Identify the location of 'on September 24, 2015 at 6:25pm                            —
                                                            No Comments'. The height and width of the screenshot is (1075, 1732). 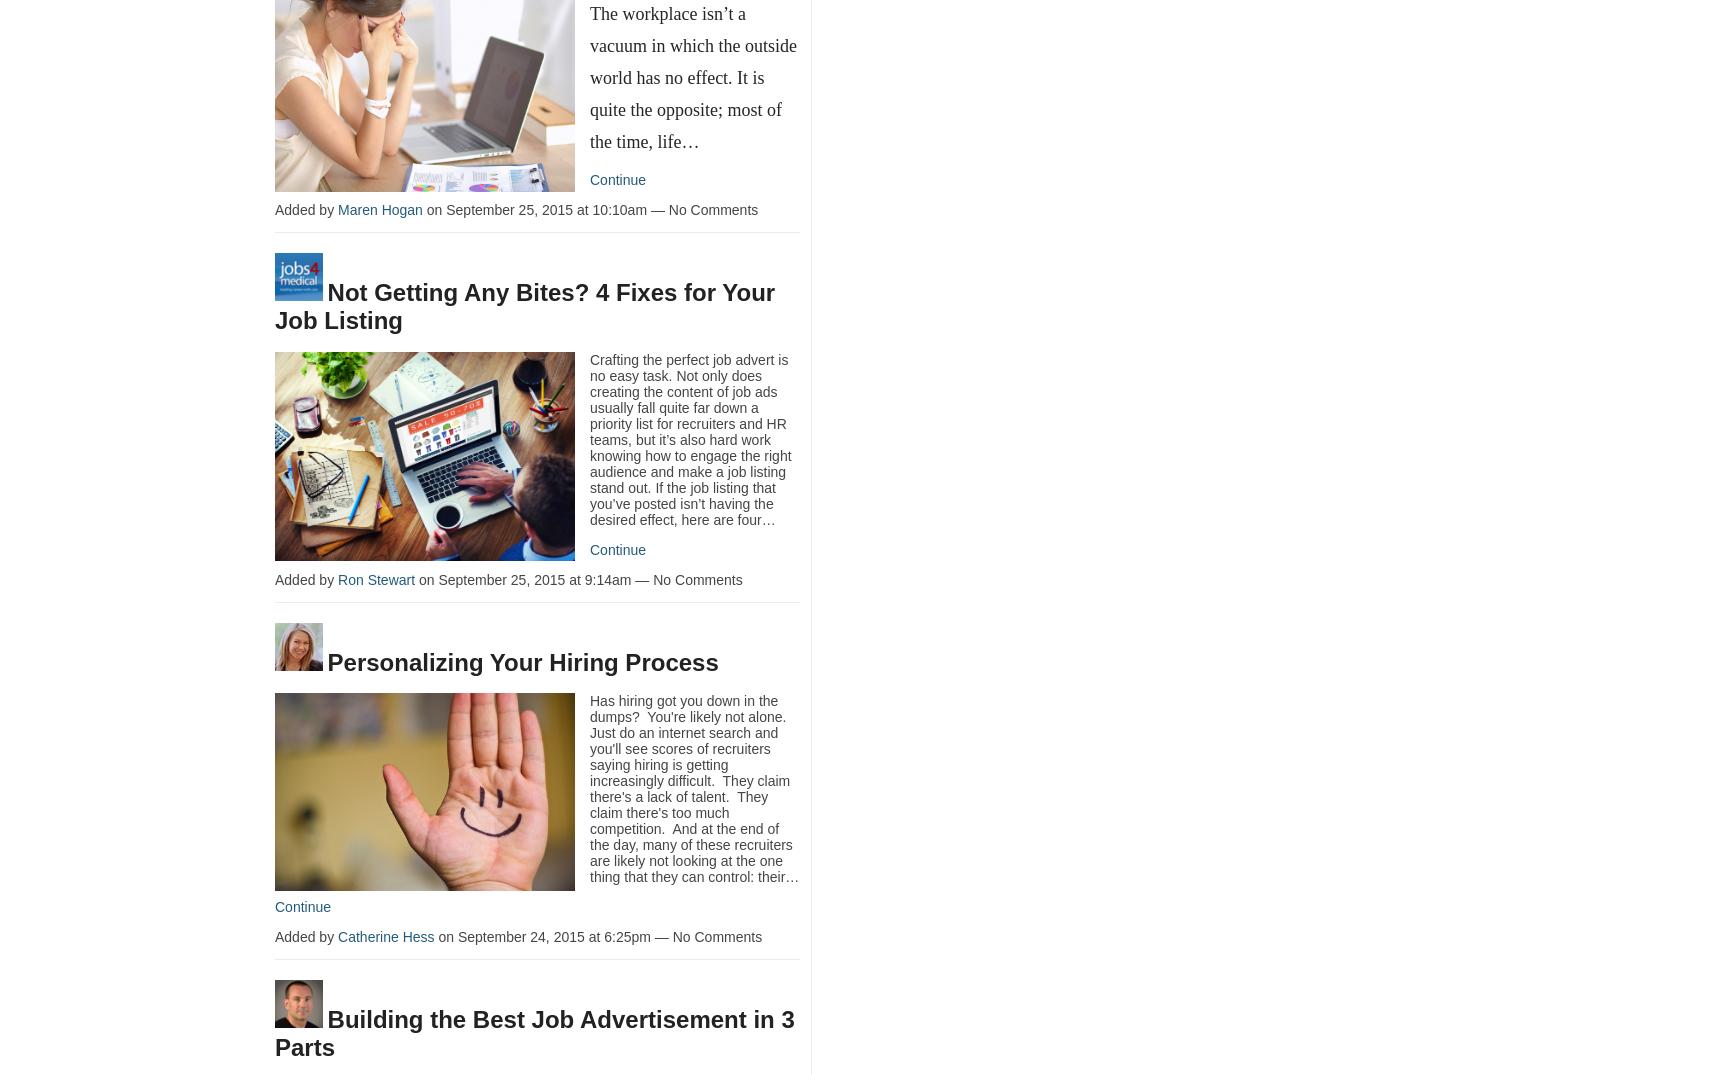
(598, 936).